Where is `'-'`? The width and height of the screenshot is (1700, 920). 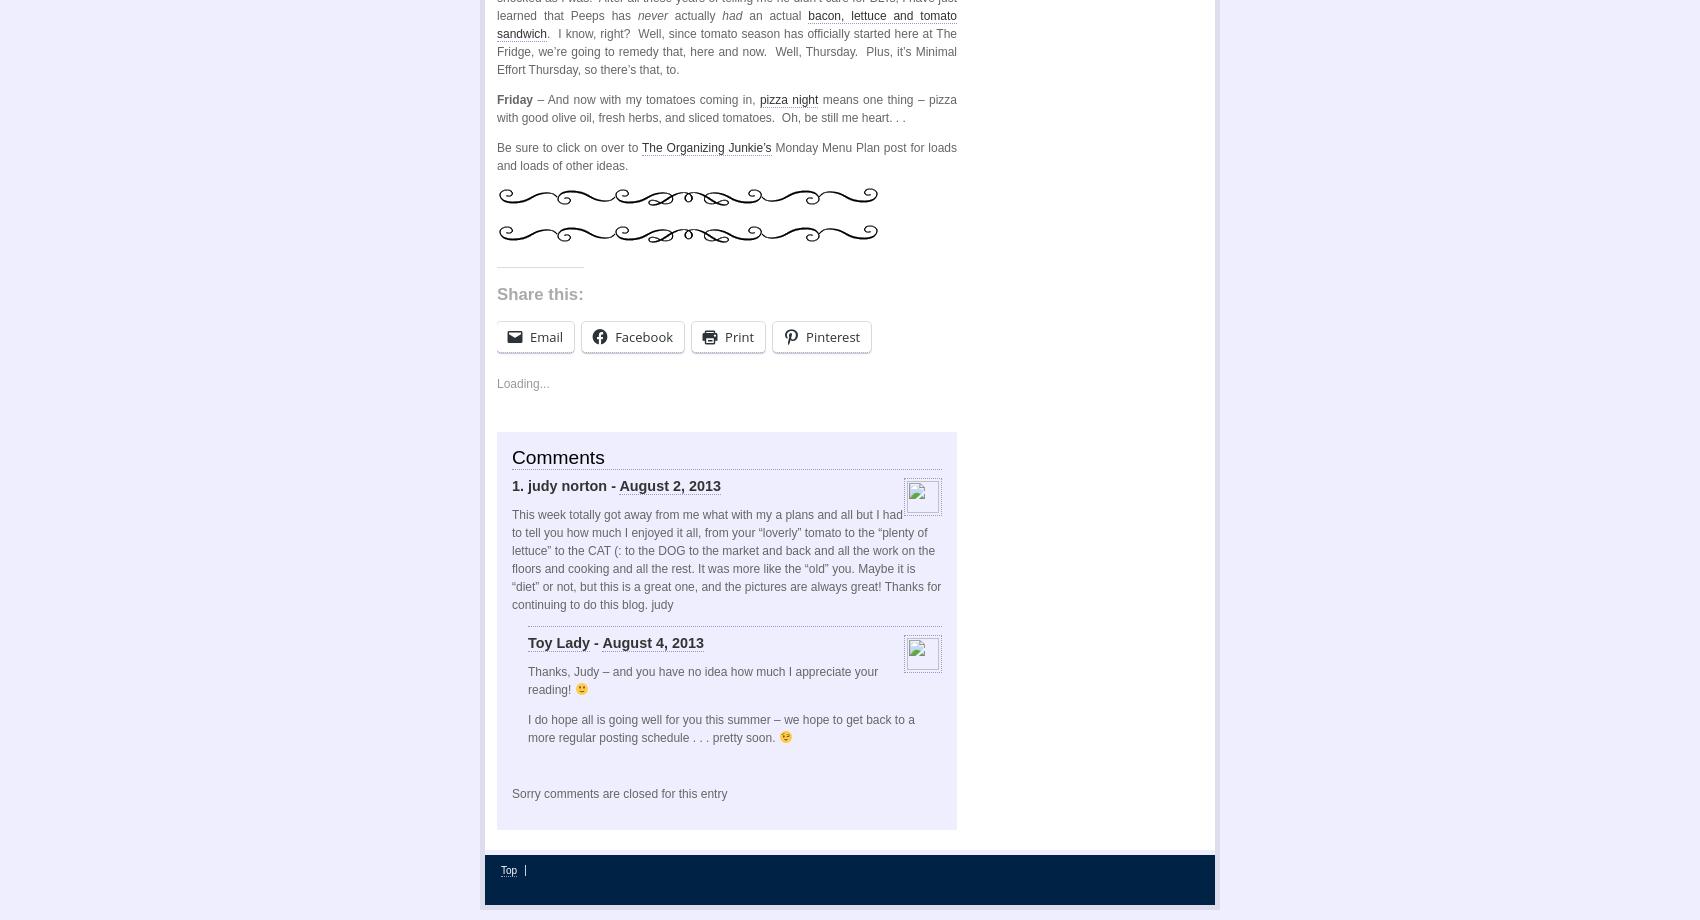
'-' is located at coordinates (595, 640).